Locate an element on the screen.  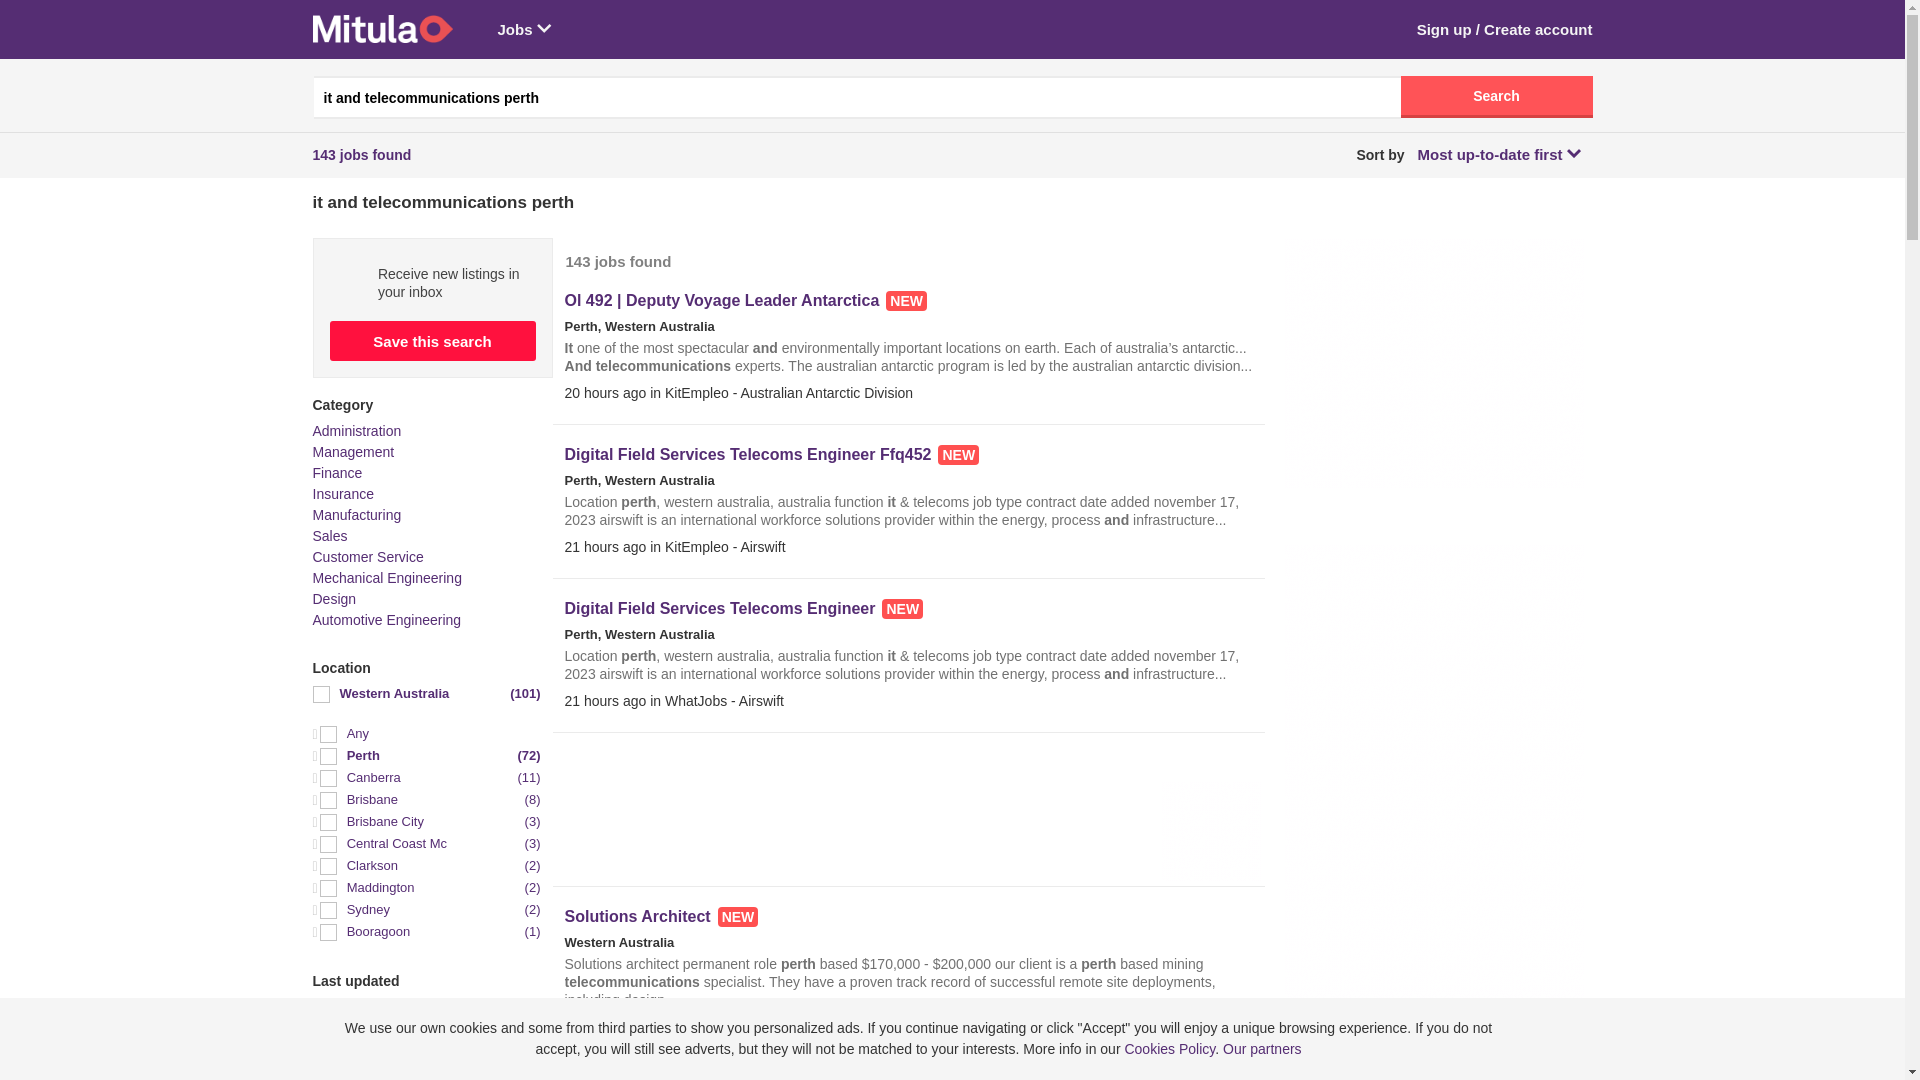
'Mitula Jobs' is located at coordinates (382, 29).